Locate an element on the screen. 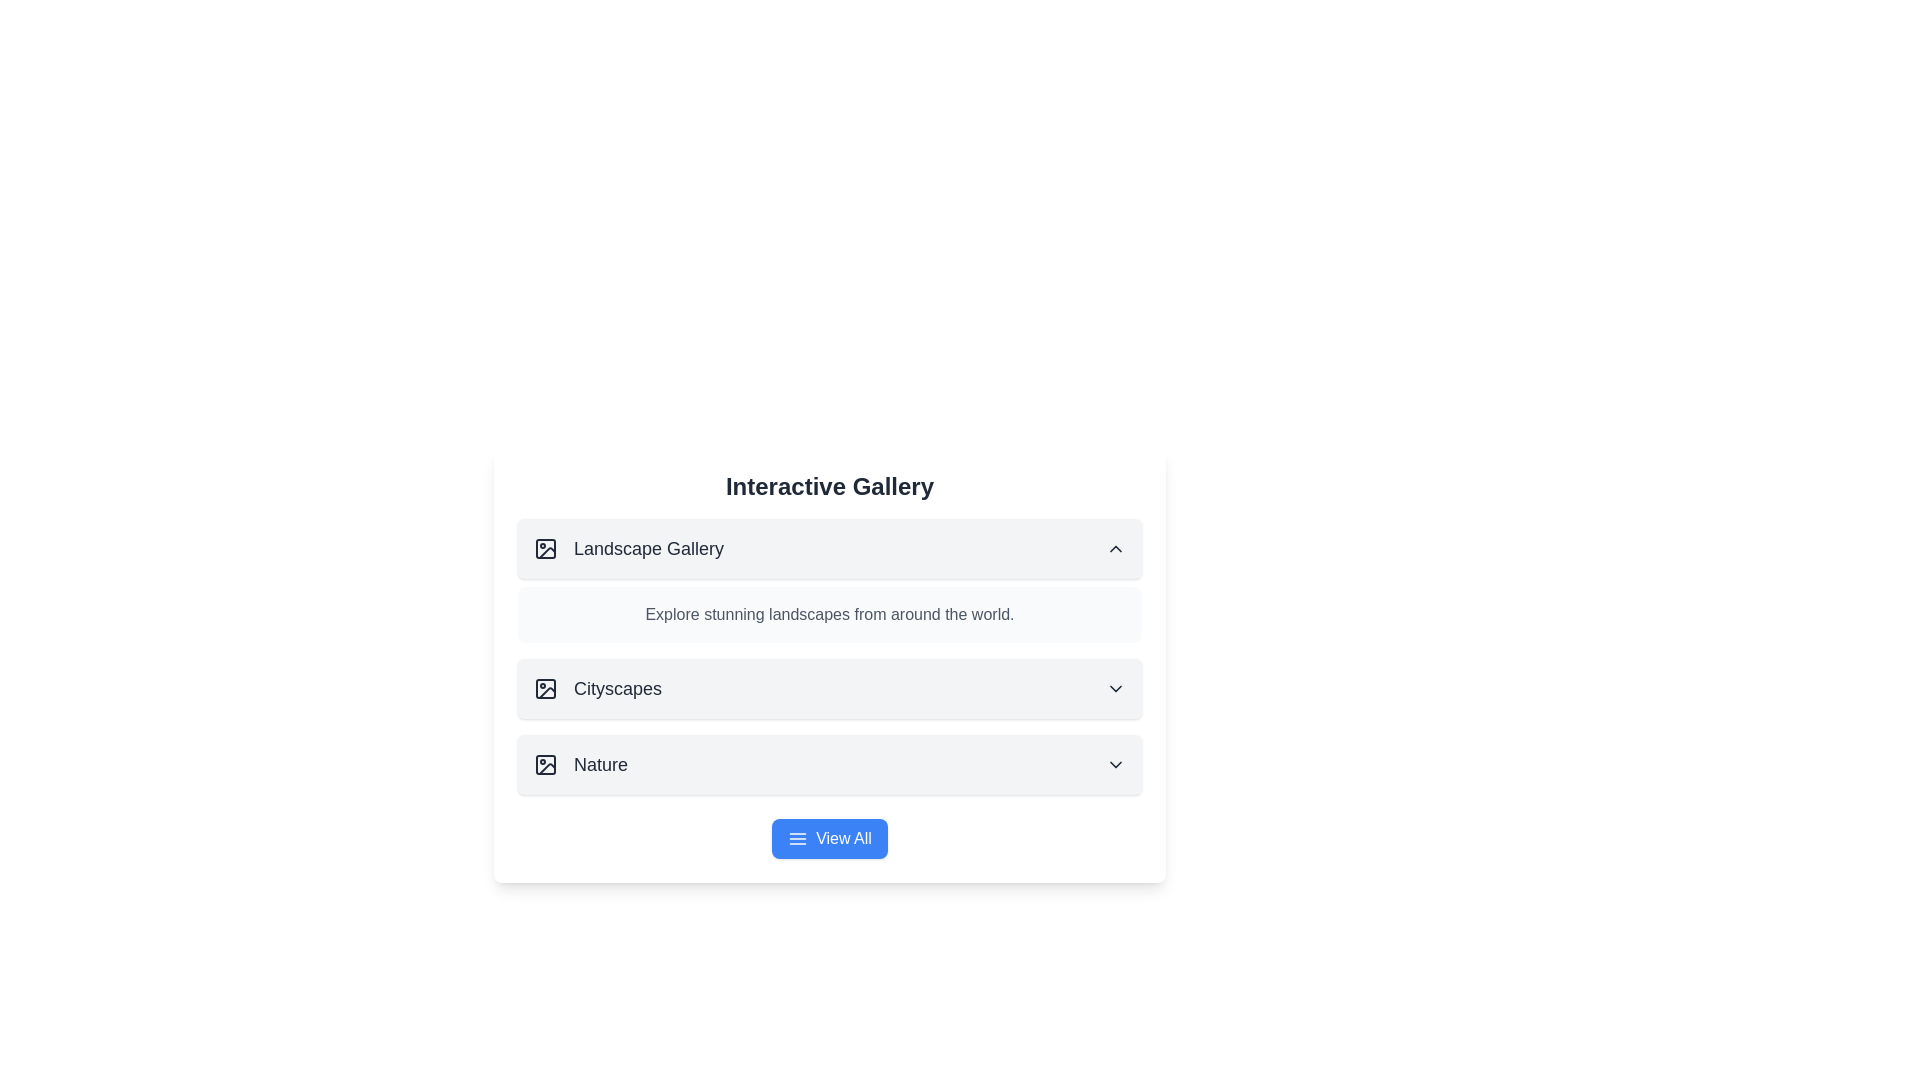  the icon representing the 'Cityscapes' category, which is the second list item in a vertical group is located at coordinates (546, 688).